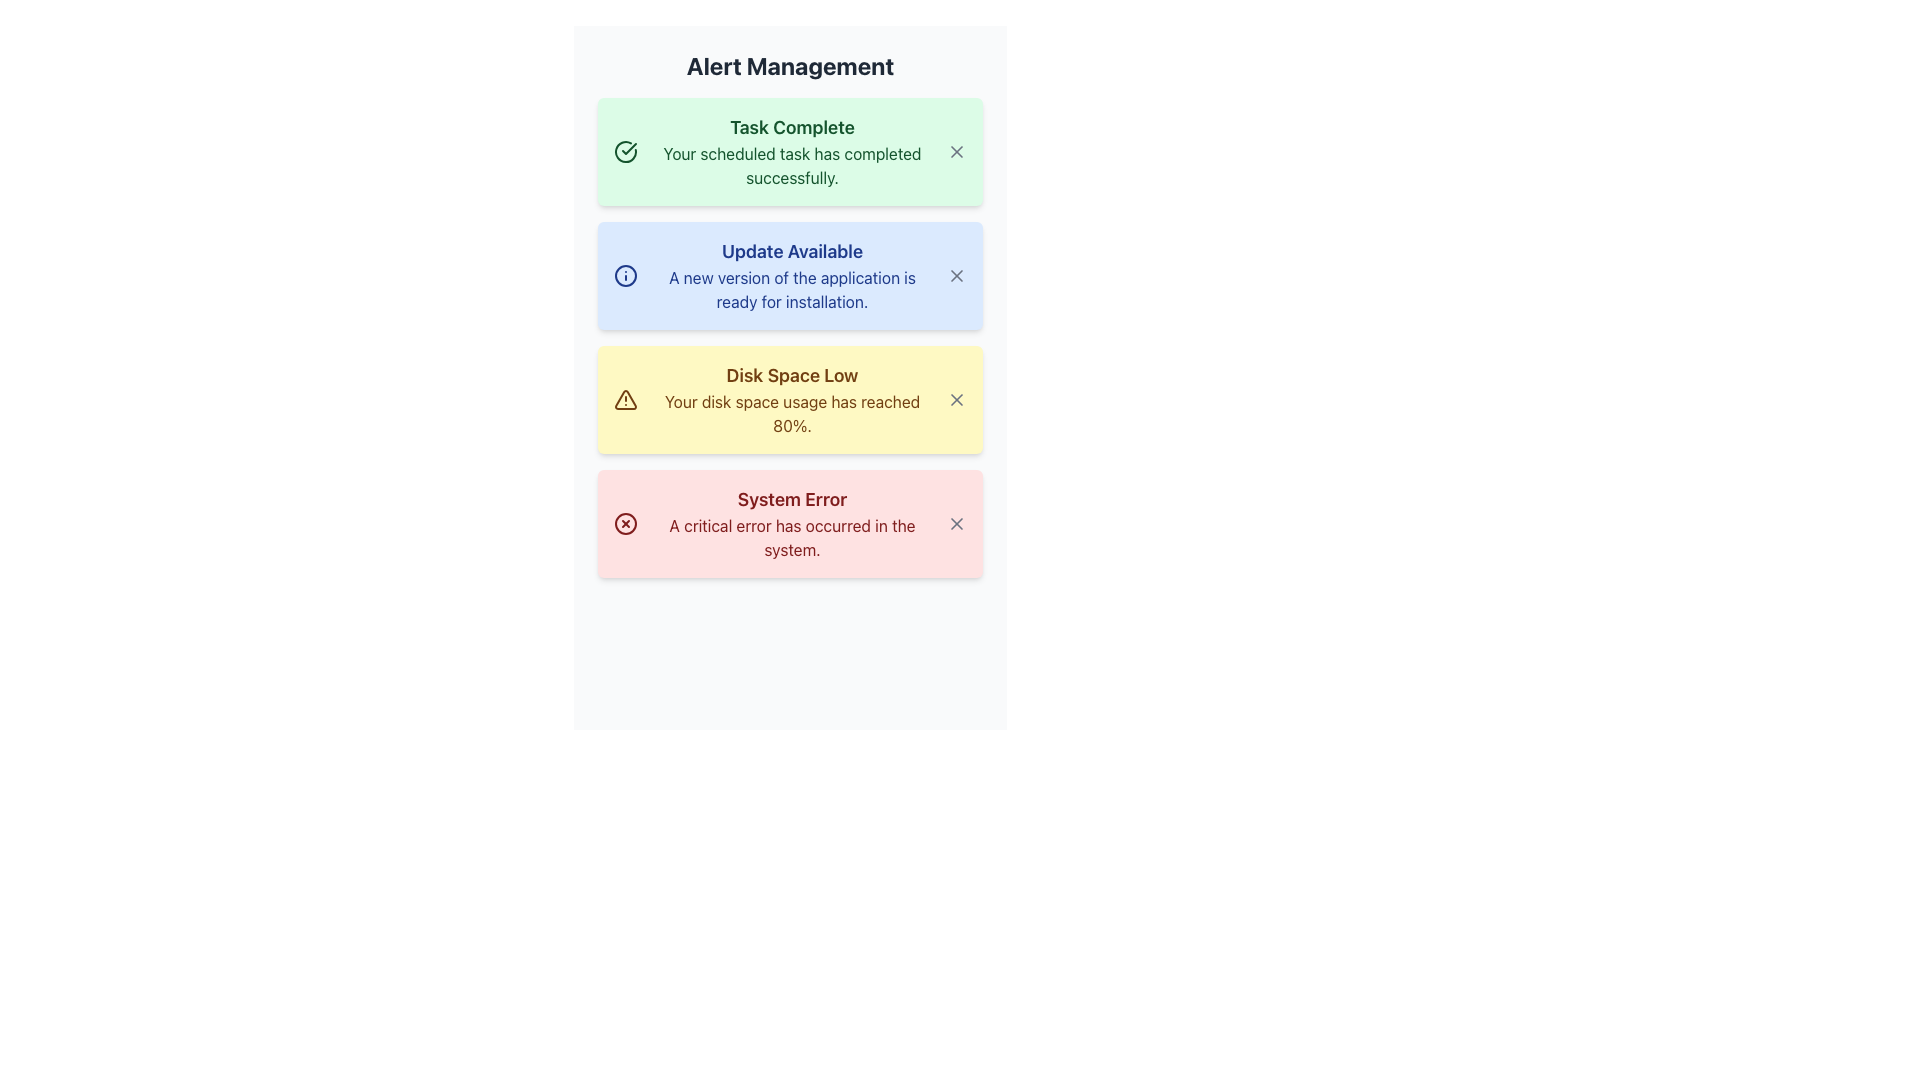  What do you see at coordinates (955, 150) in the screenshot?
I see `the 'X' mark button on the far-right of the green notification panel indicating task completion` at bounding box center [955, 150].